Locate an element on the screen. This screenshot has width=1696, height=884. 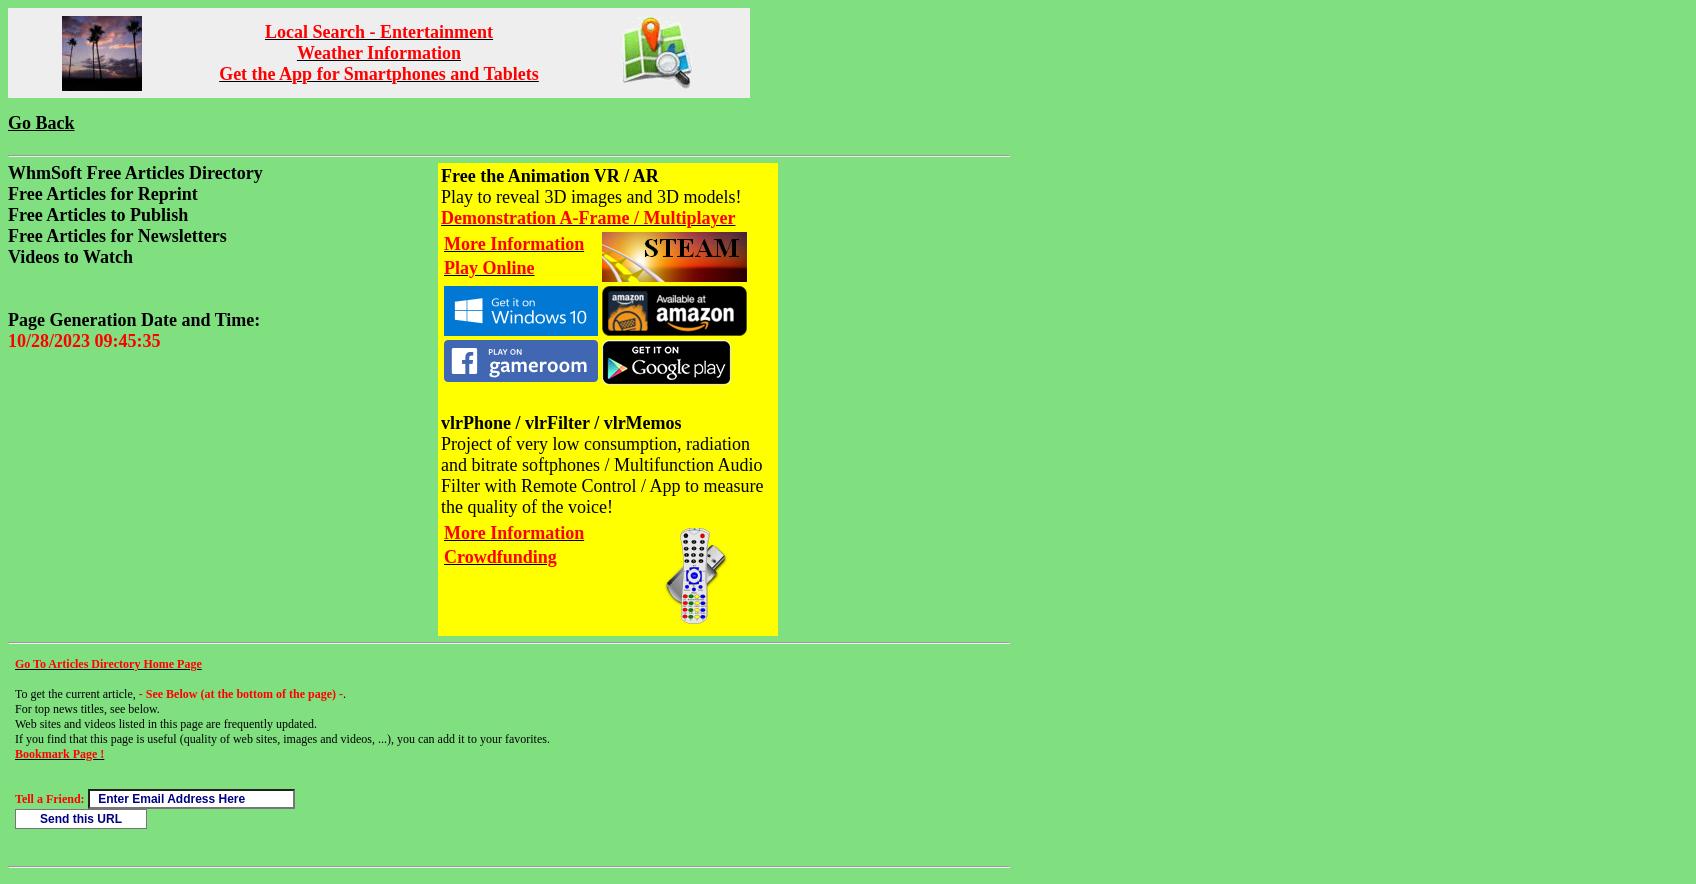
'Go Back' is located at coordinates (41, 121).